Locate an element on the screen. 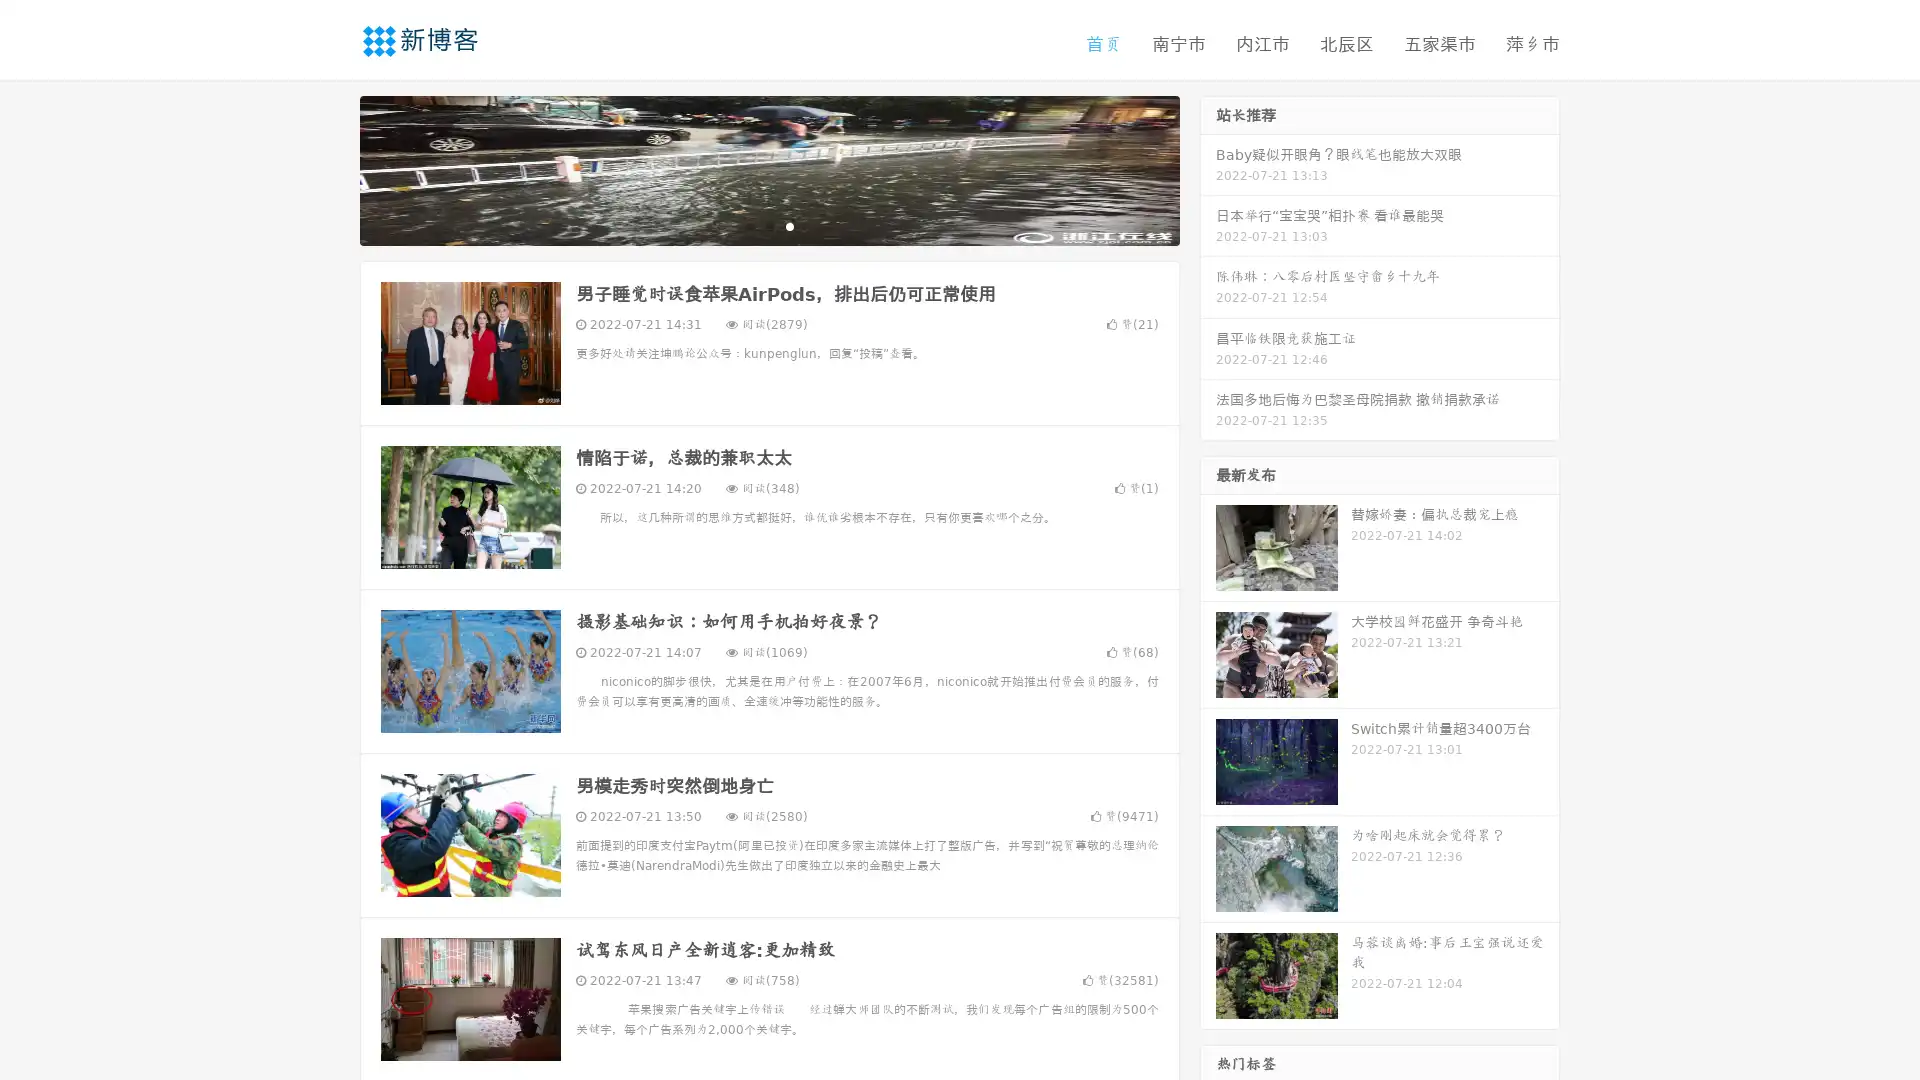  Go to slide 3 is located at coordinates (789, 225).